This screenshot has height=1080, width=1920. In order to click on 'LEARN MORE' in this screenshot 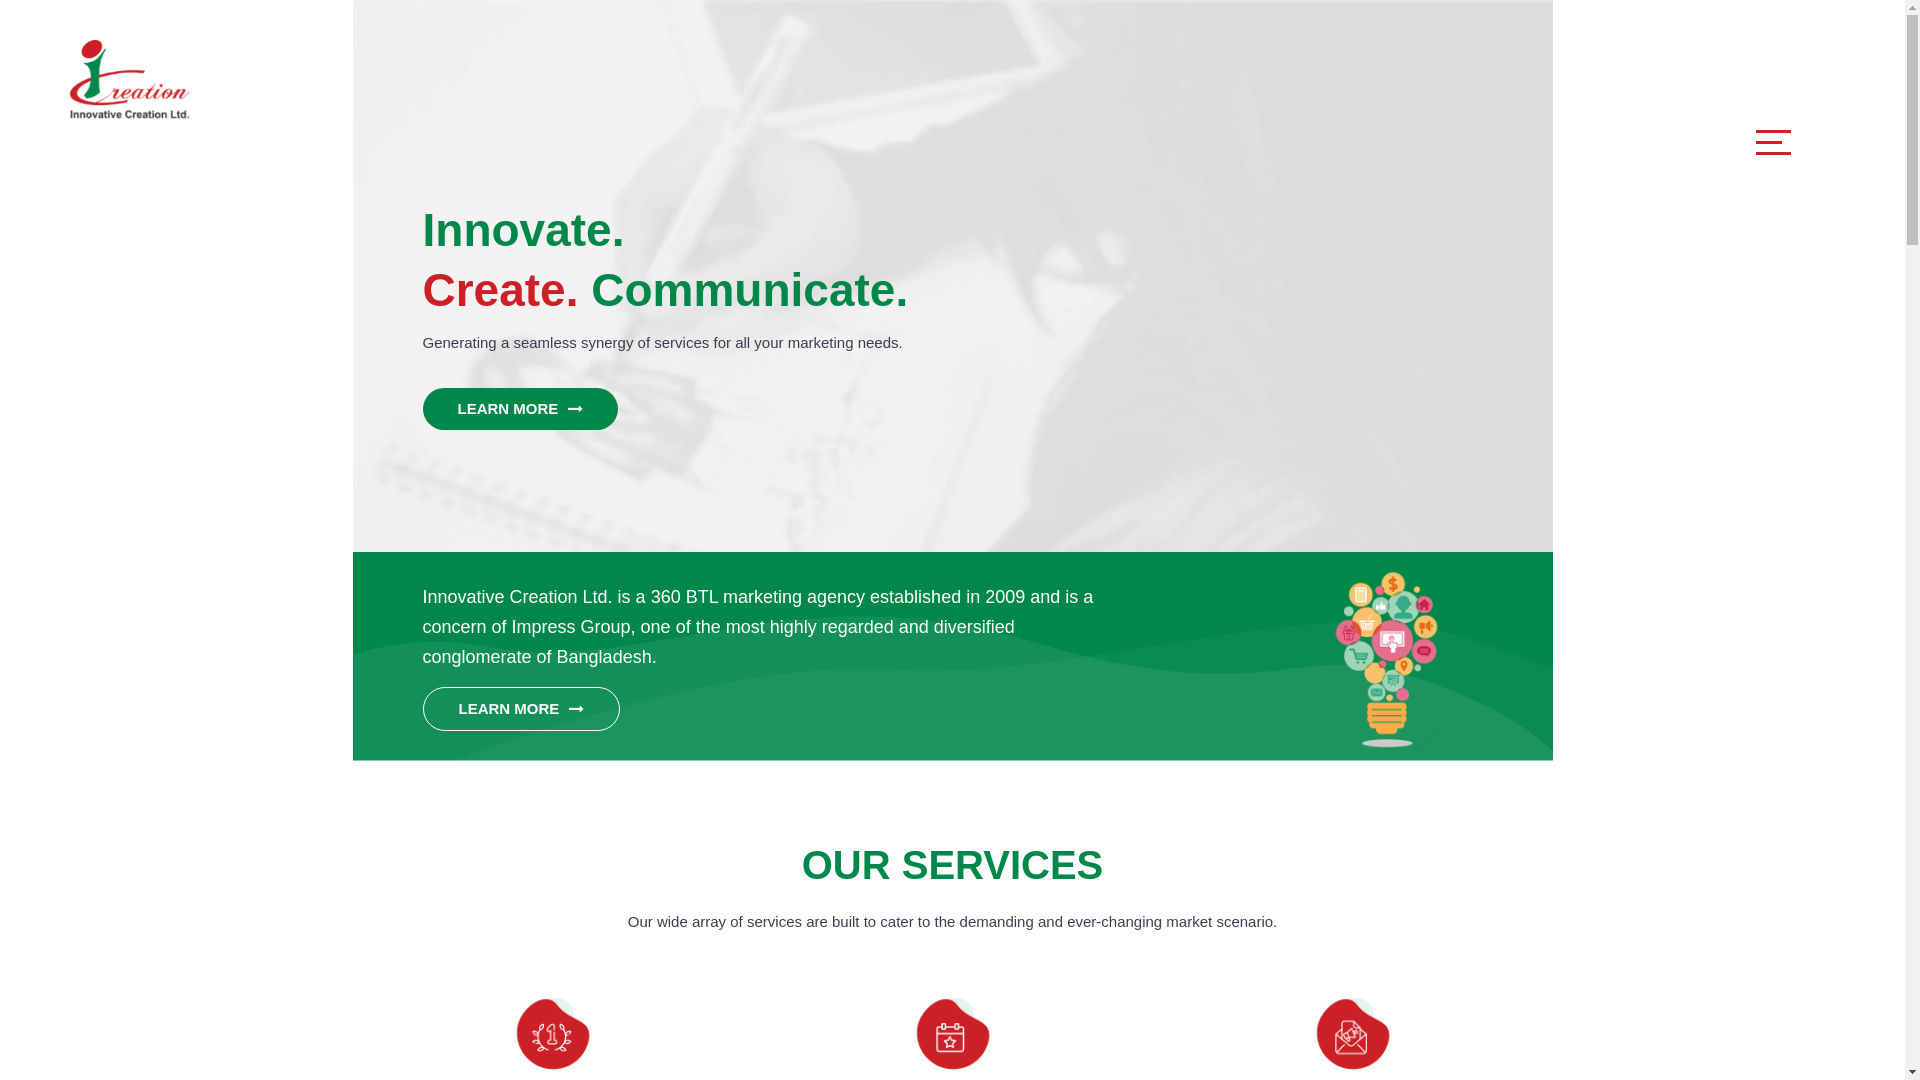, I will do `click(421, 708)`.